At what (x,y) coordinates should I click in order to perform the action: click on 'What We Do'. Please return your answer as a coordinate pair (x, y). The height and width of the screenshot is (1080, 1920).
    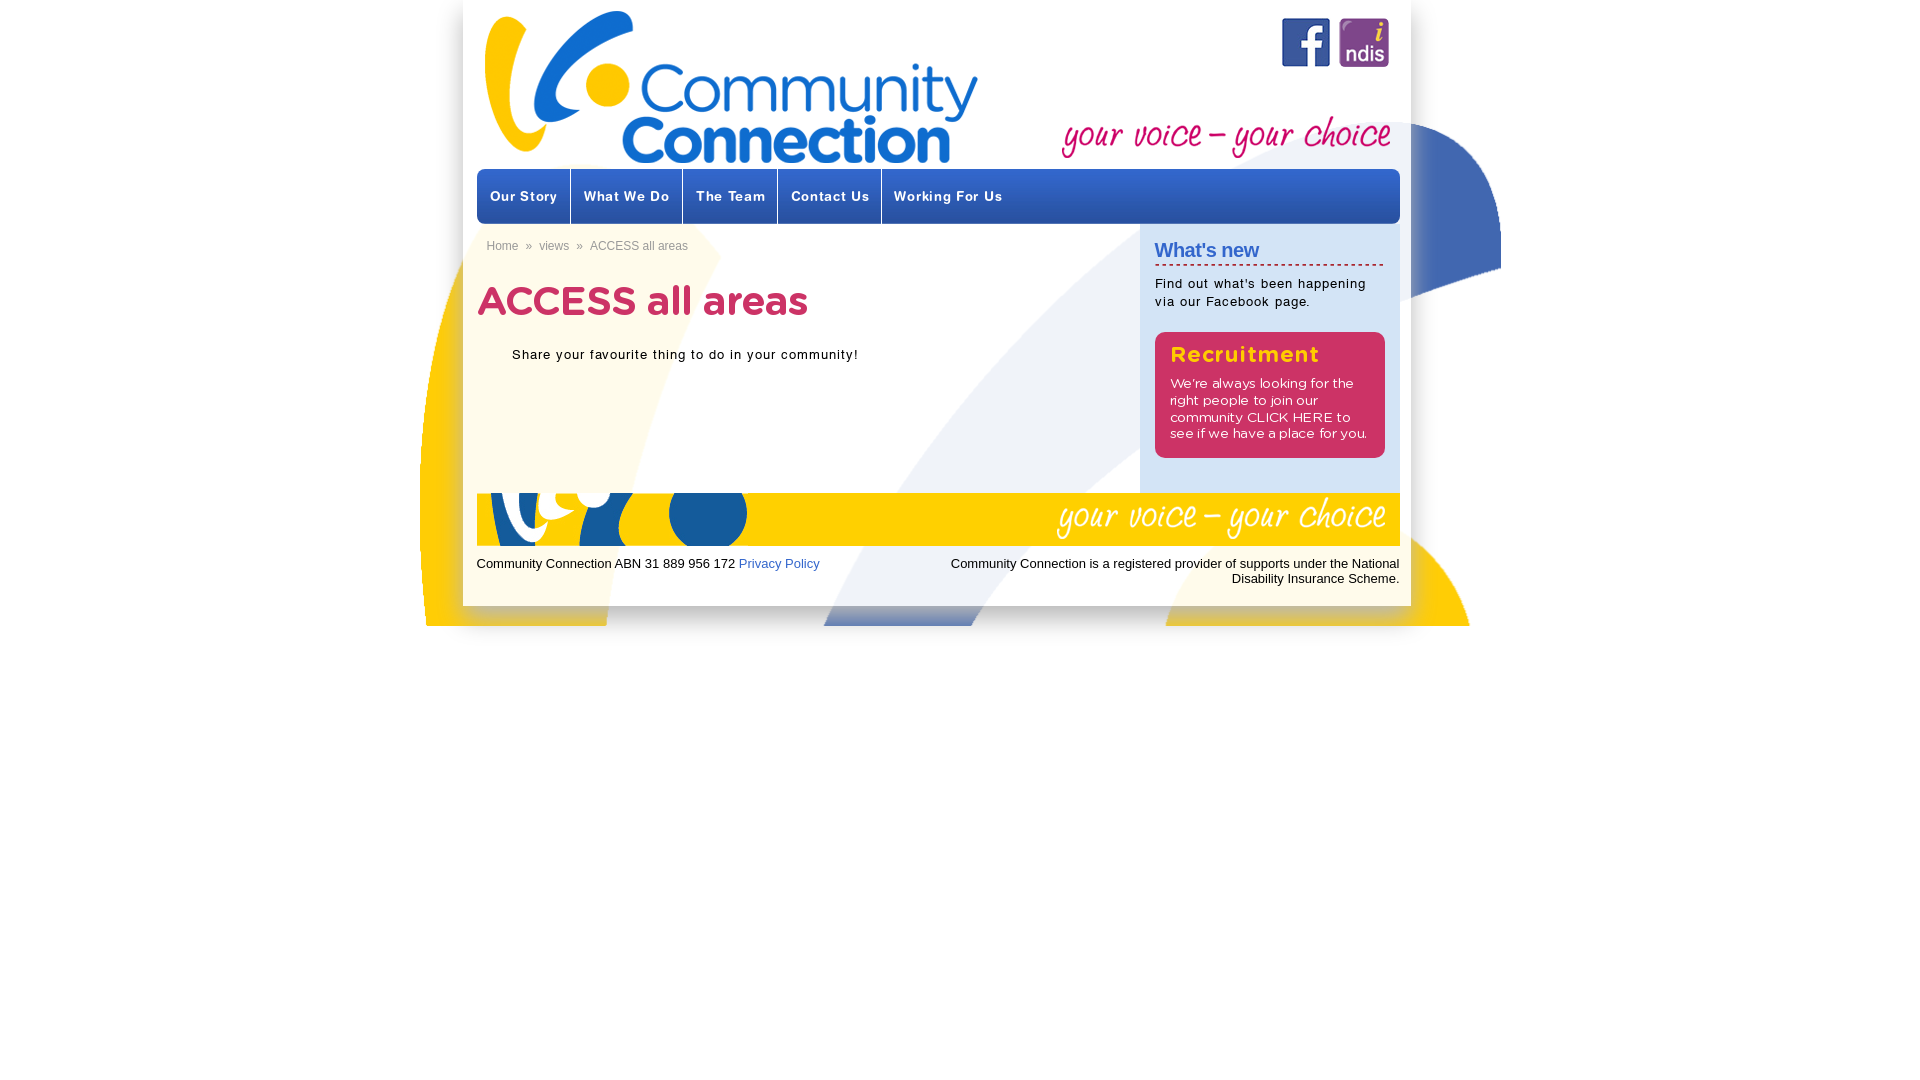
    Looking at the image, I should click on (570, 192).